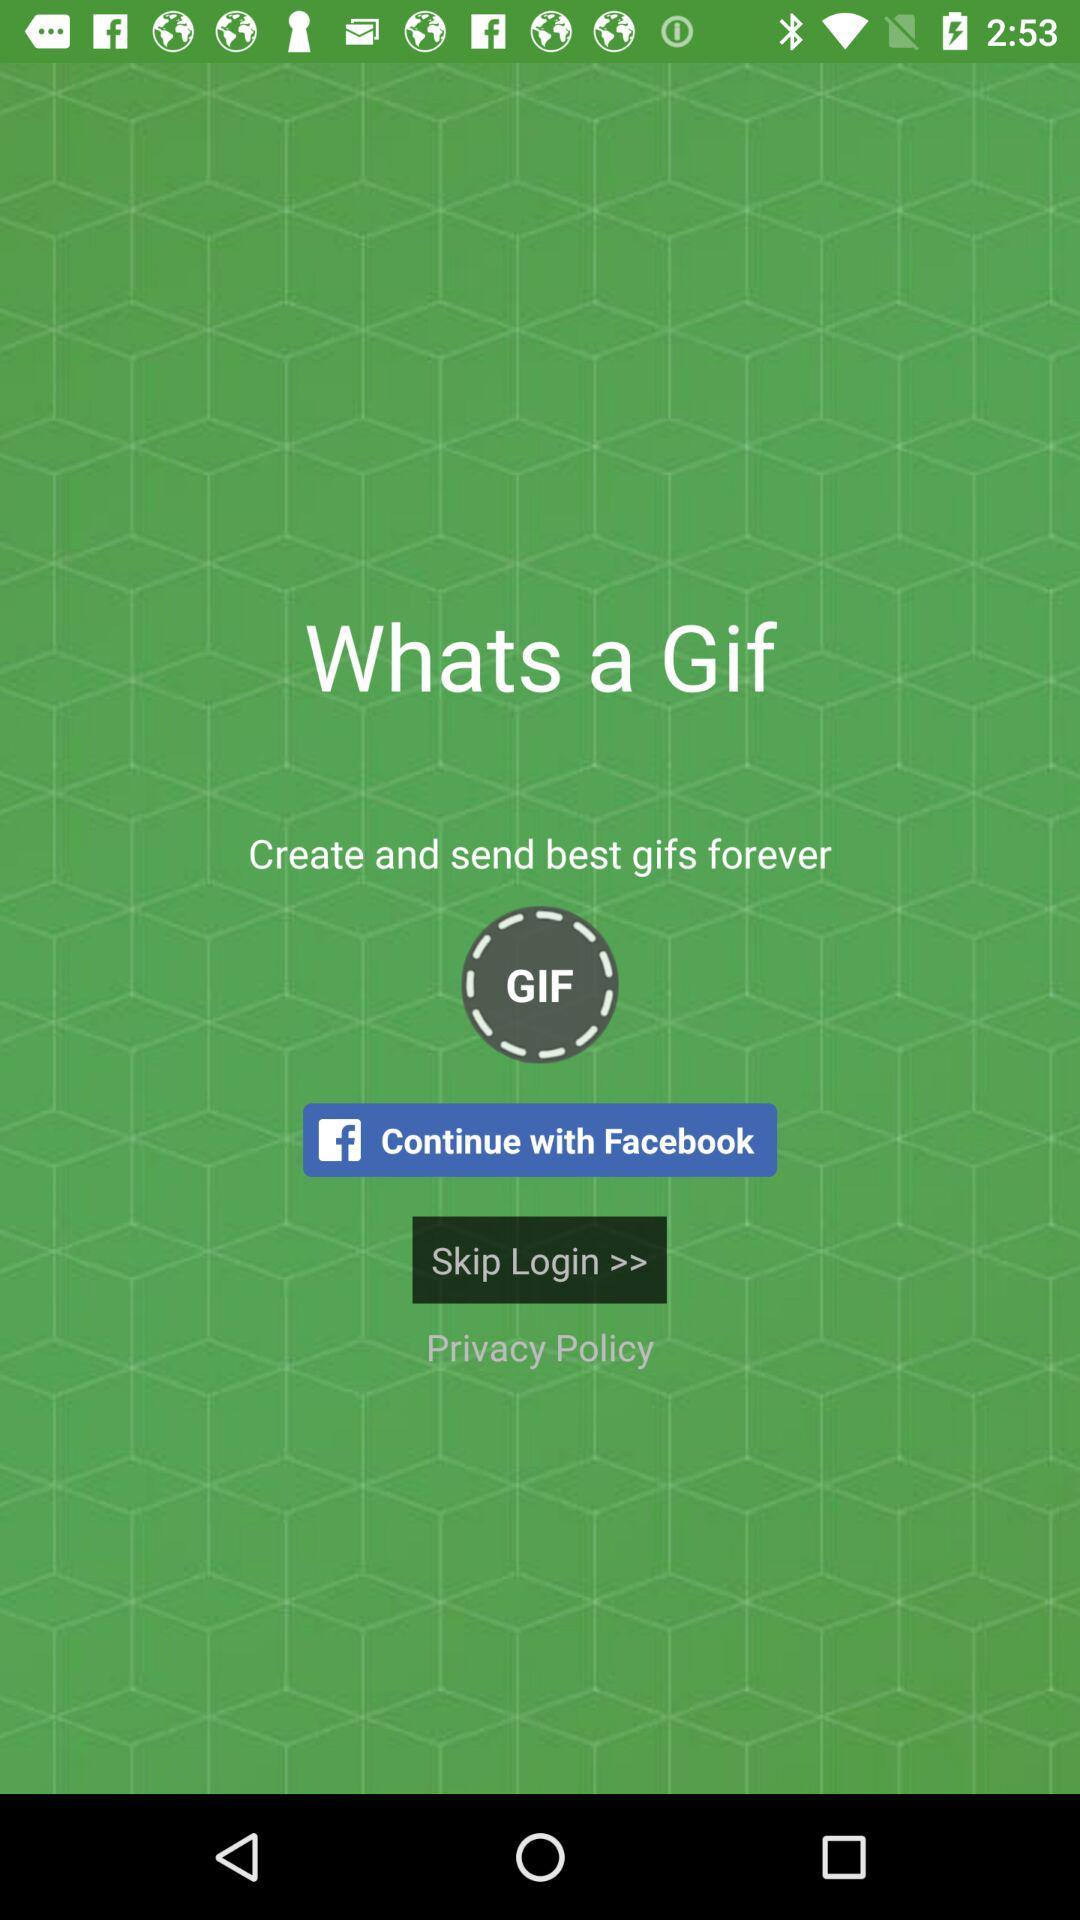 The width and height of the screenshot is (1080, 1920). Describe the element at coordinates (538, 1258) in the screenshot. I see `icon below continue with facebook item` at that location.